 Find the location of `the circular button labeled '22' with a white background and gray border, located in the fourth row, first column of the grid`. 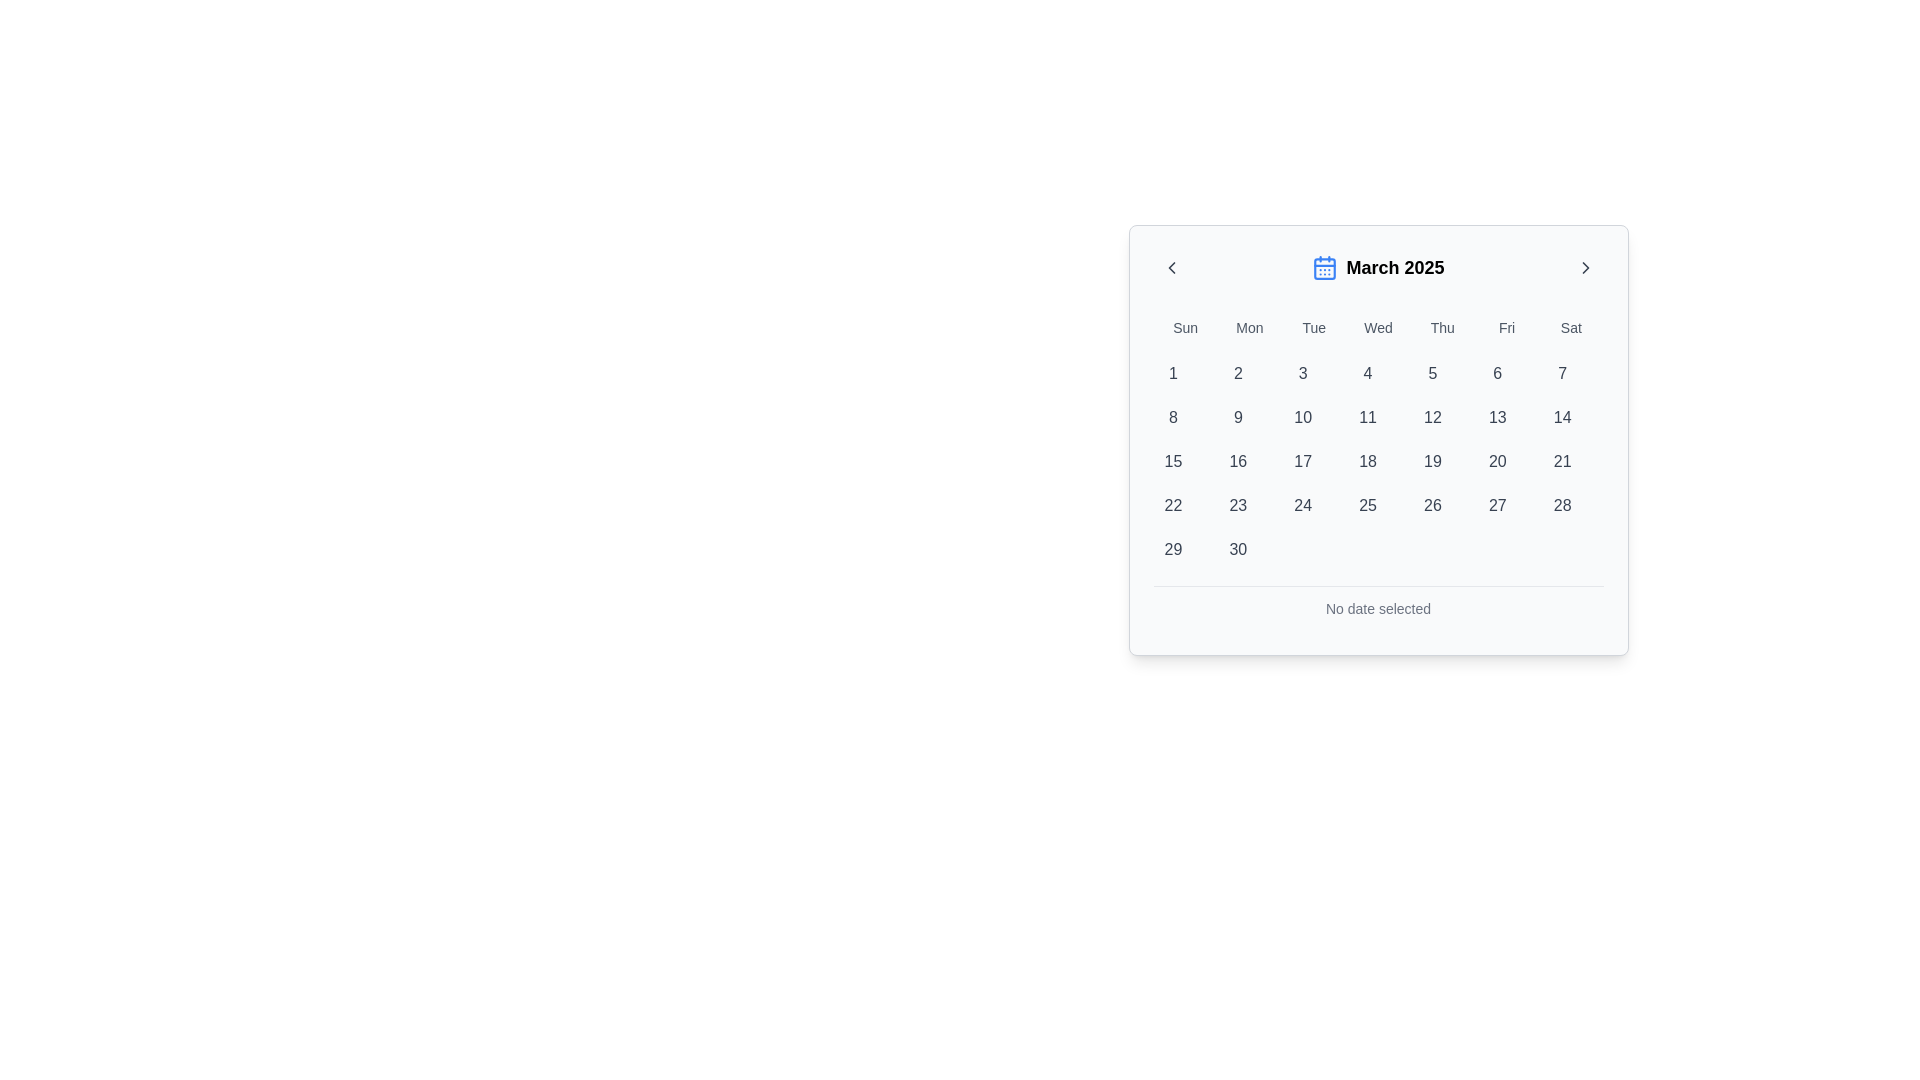

the circular button labeled '22' with a white background and gray border, located in the fourth row, first column of the grid is located at coordinates (1173, 504).